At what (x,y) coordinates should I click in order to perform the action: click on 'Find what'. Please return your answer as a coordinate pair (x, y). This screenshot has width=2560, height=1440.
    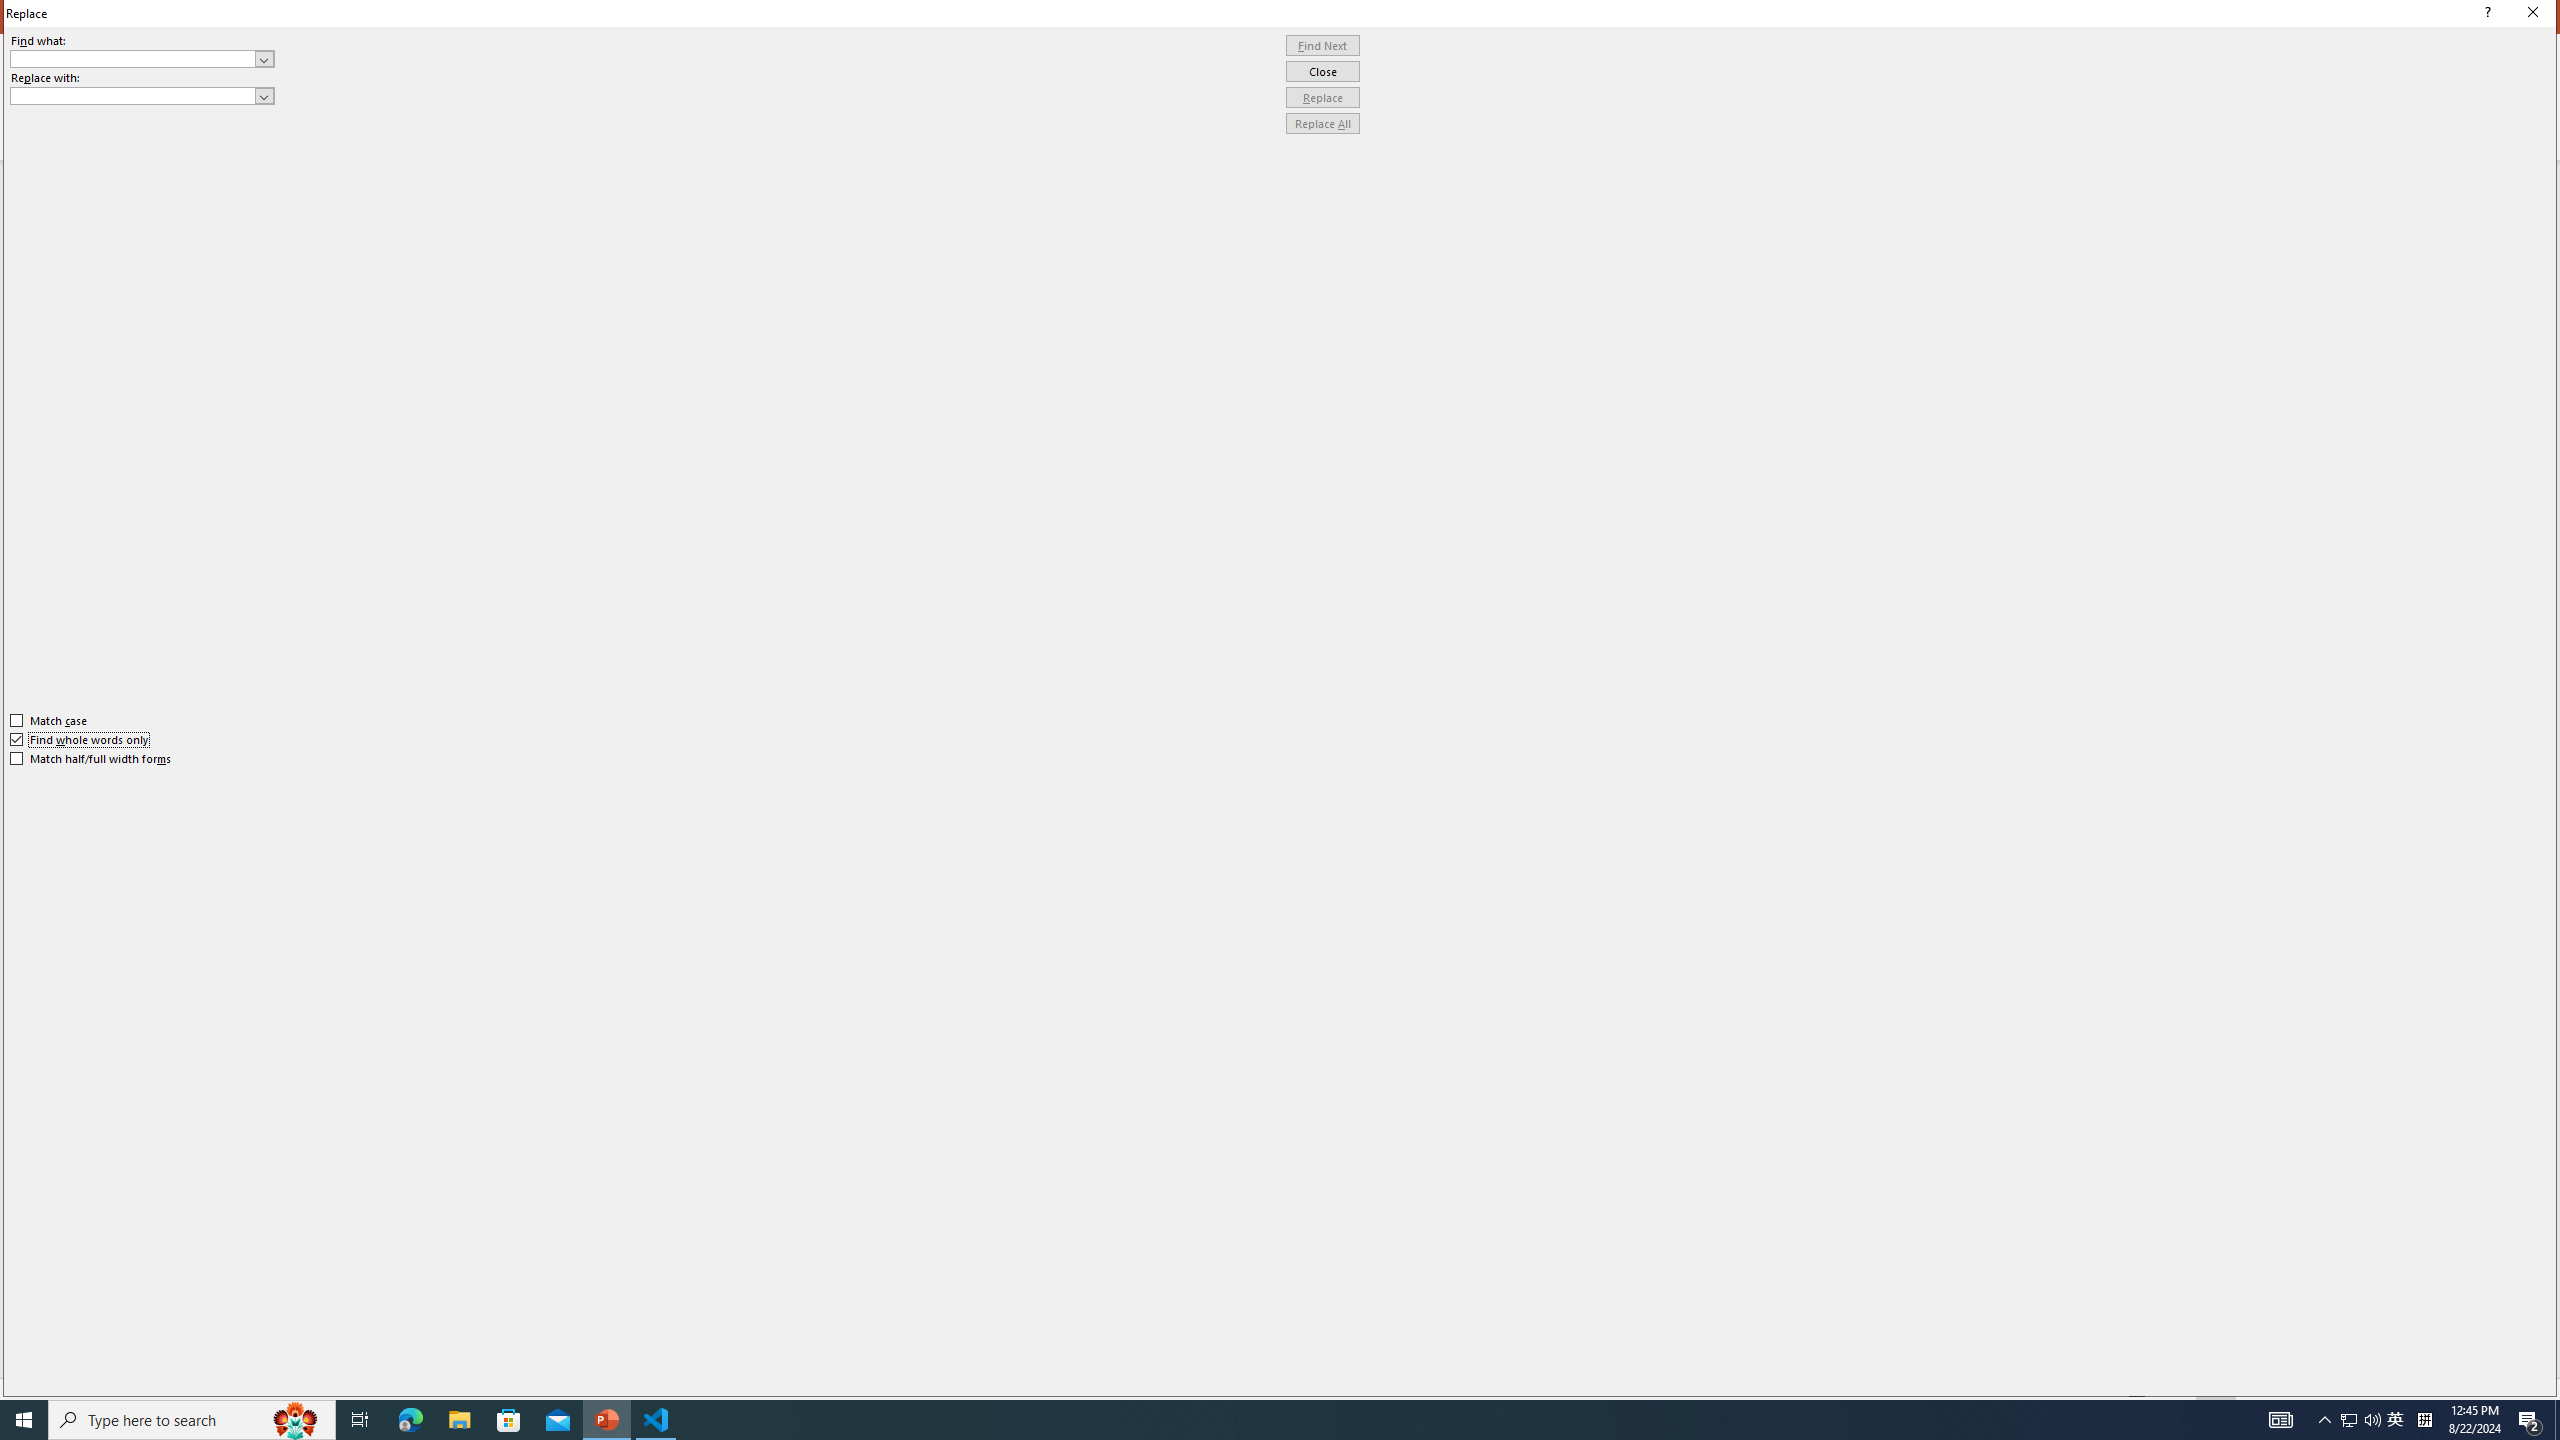
    Looking at the image, I should click on (133, 58).